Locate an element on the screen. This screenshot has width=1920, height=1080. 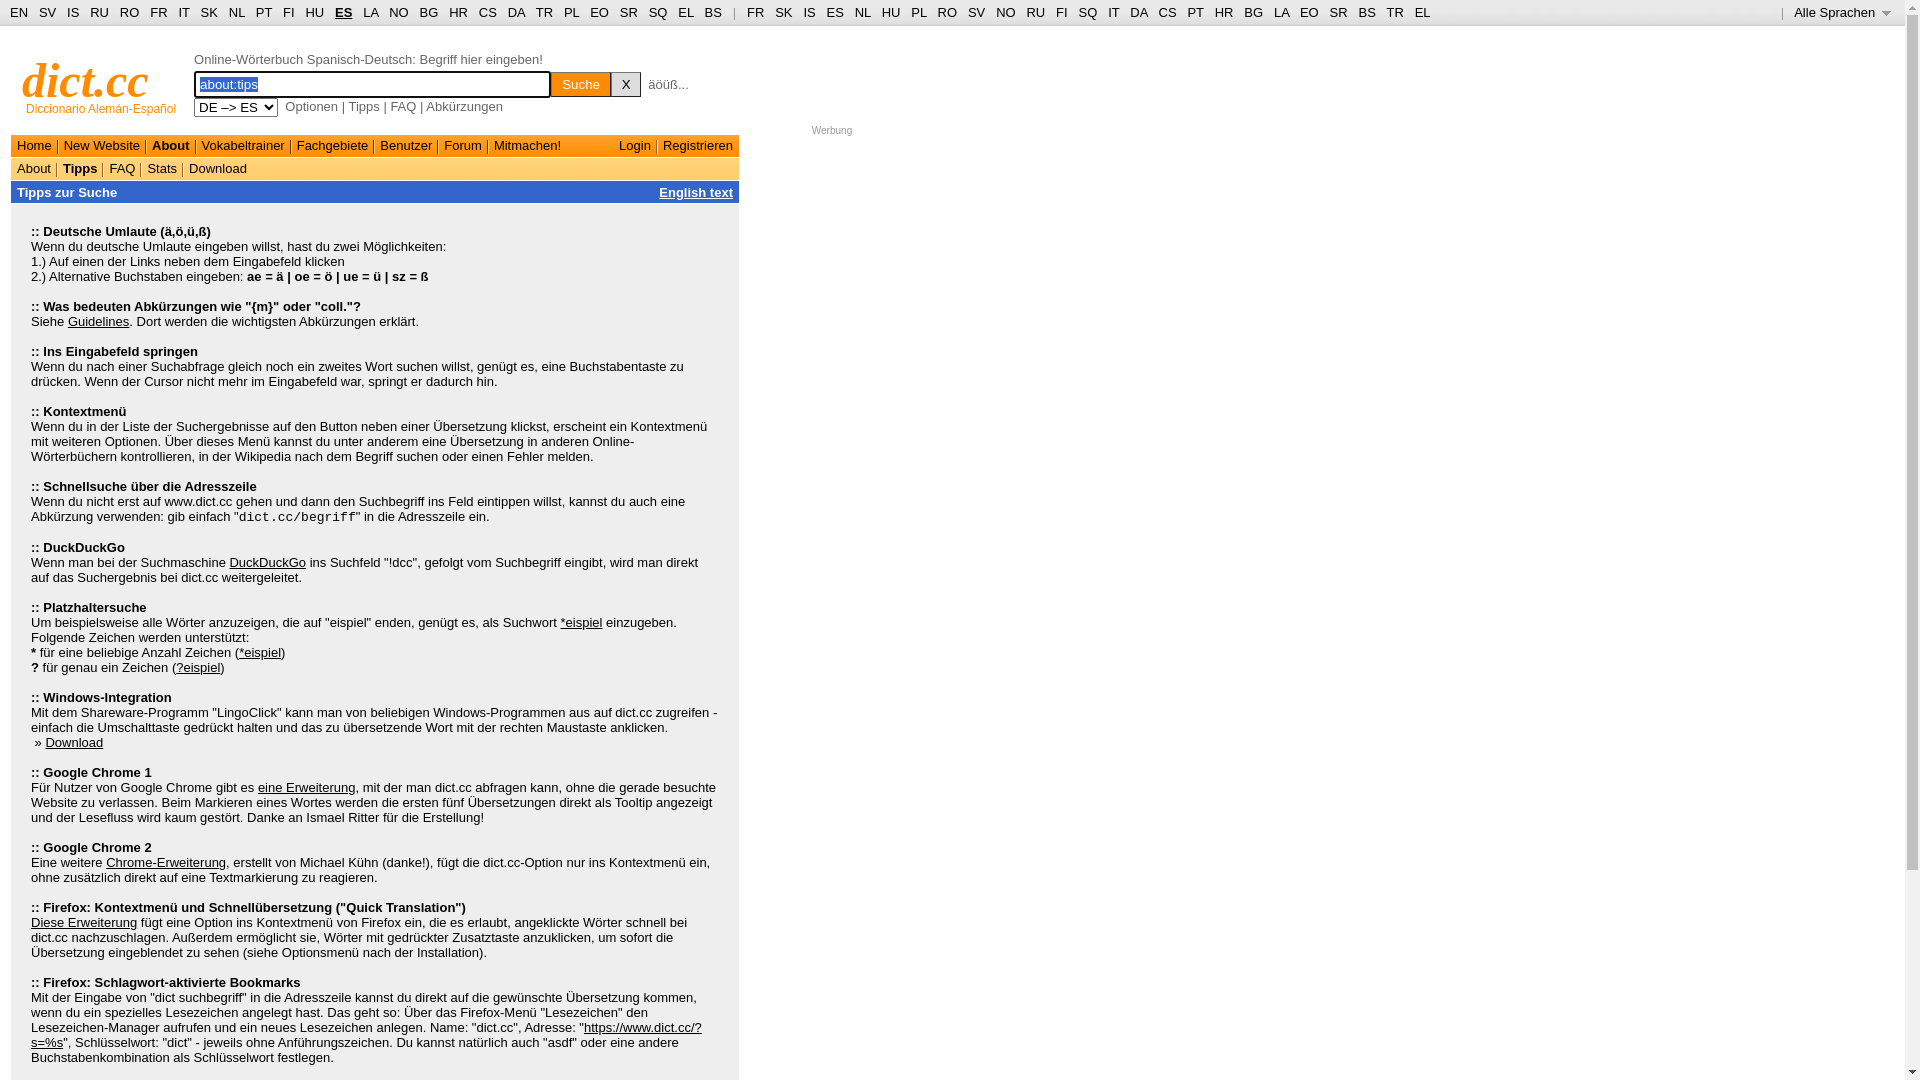
'DA' is located at coordinates (1138, 12).